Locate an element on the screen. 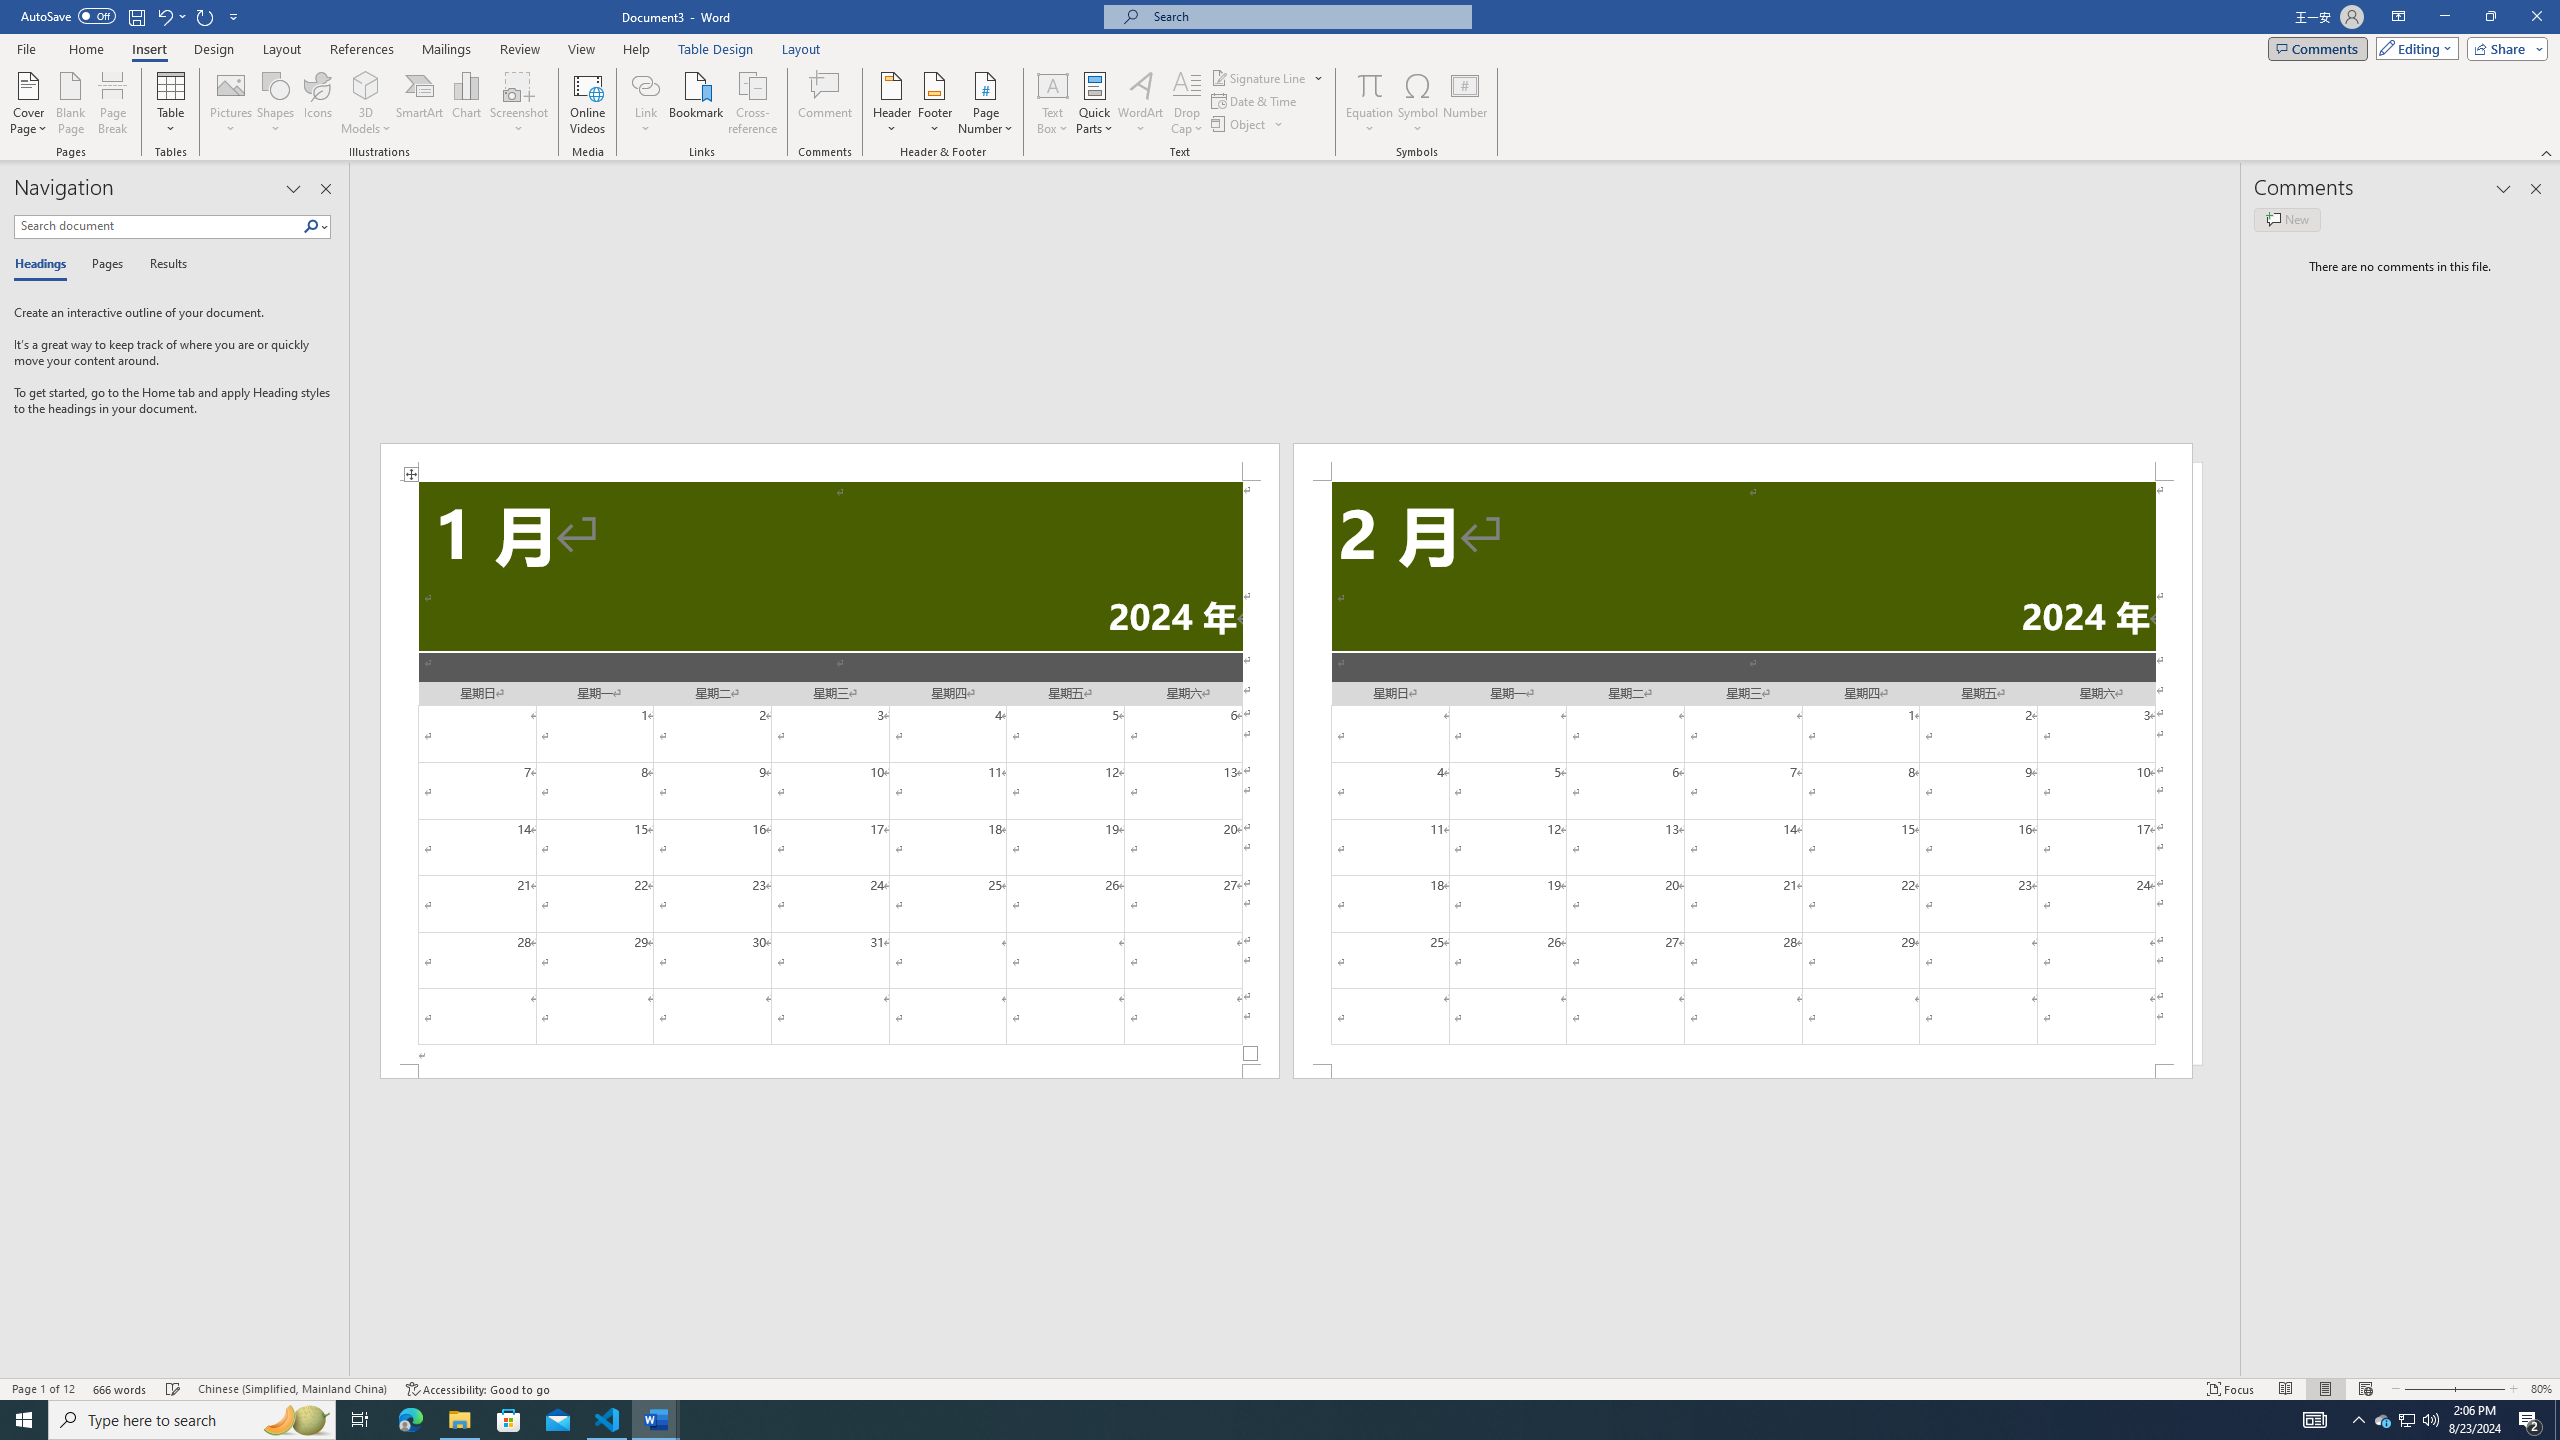  'Zoom Out' is located at coordinates (2422, 1389).